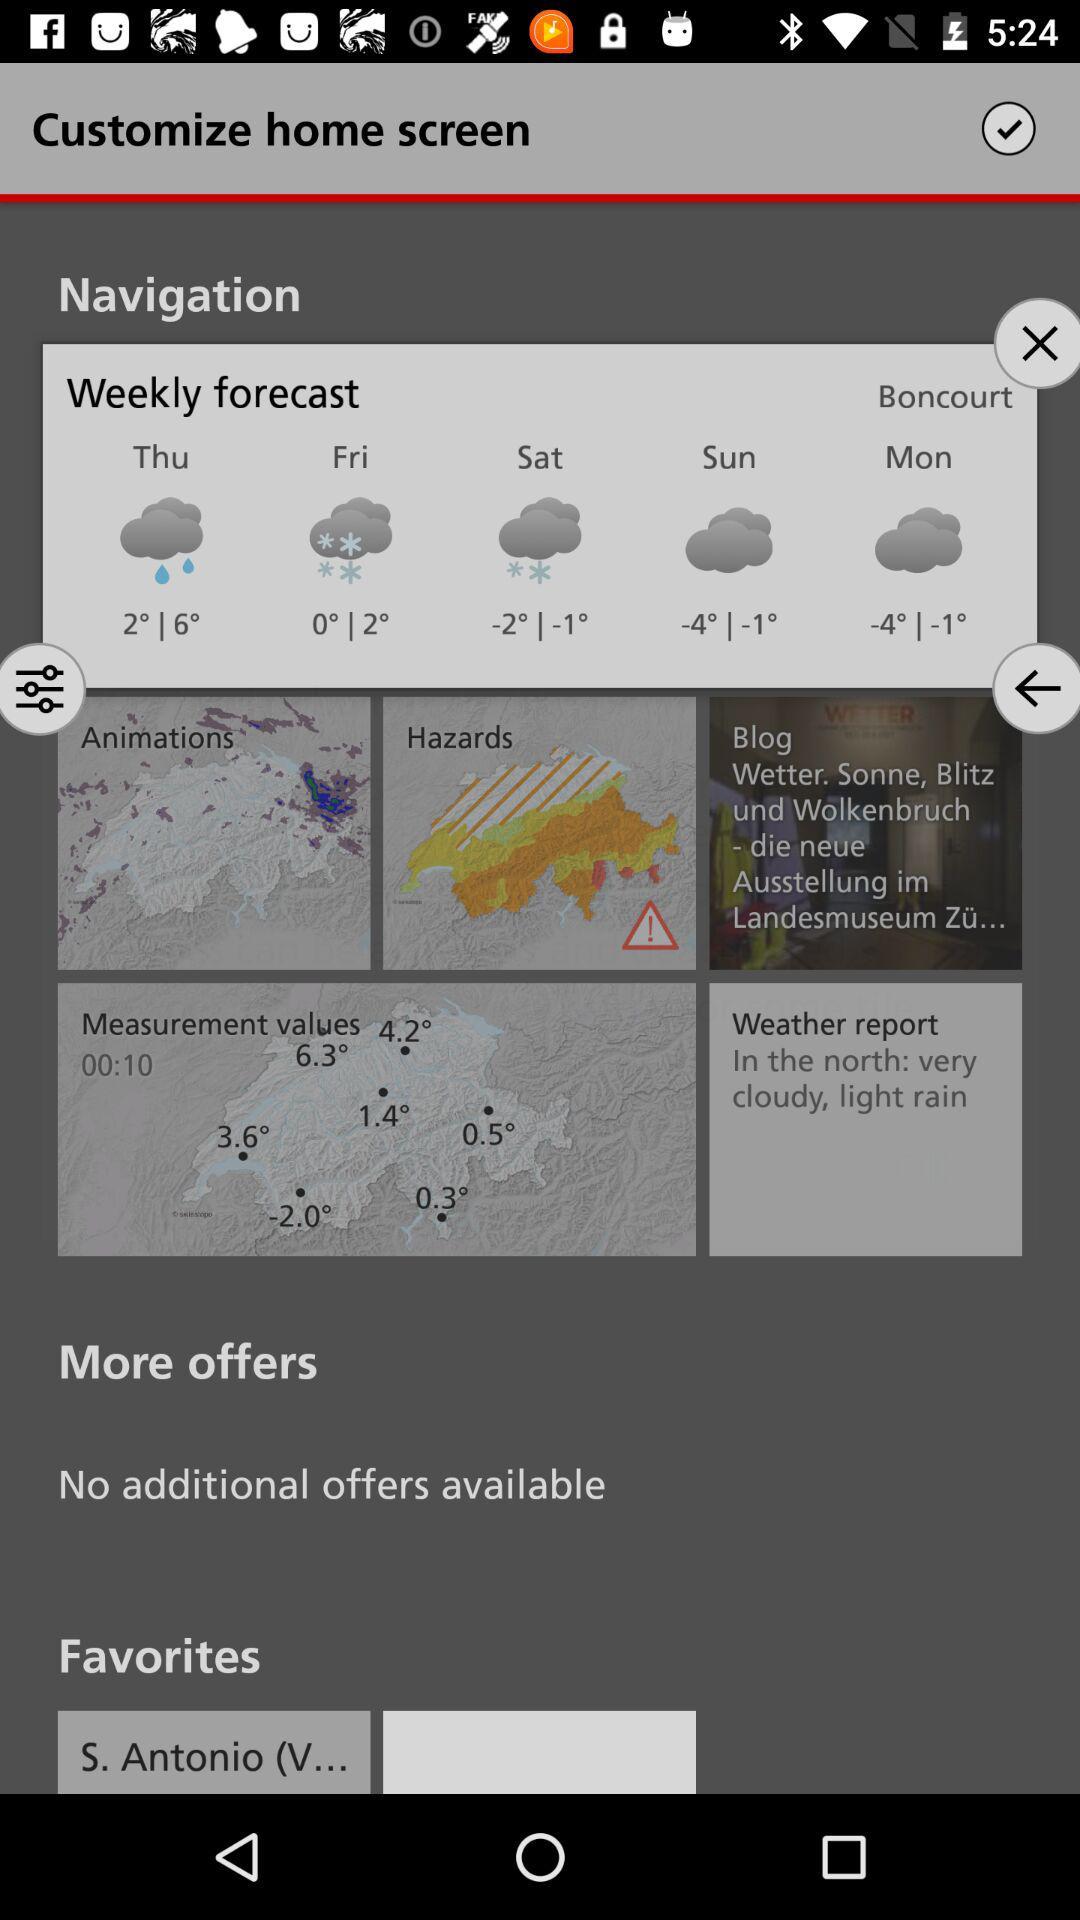 Image resolution: width=1080 pixels, height=1920 pixels. What do you see at coordinates (1035, 688) in the screenshot?
I see `the arrow_backward icon` at bounding box center [1035, 688].